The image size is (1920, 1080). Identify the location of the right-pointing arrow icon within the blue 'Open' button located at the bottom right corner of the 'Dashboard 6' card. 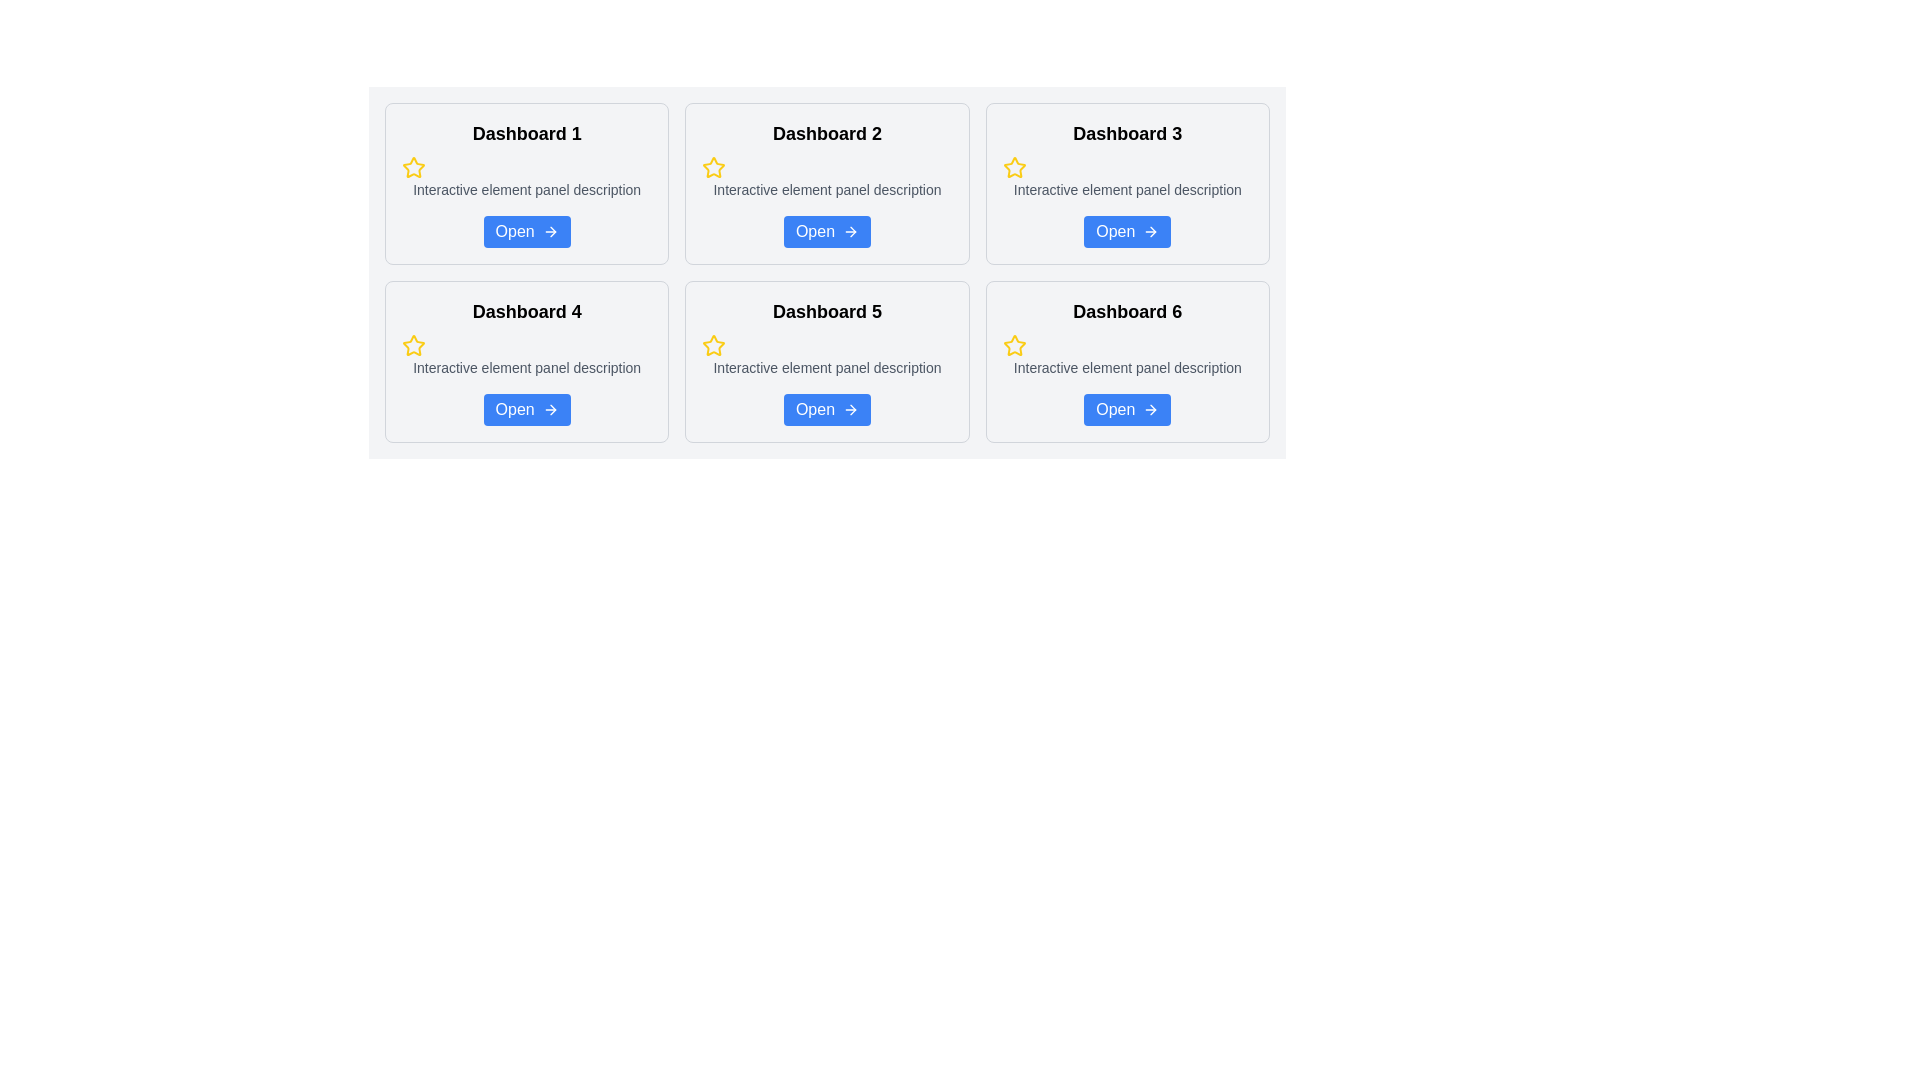
(1151, 408).